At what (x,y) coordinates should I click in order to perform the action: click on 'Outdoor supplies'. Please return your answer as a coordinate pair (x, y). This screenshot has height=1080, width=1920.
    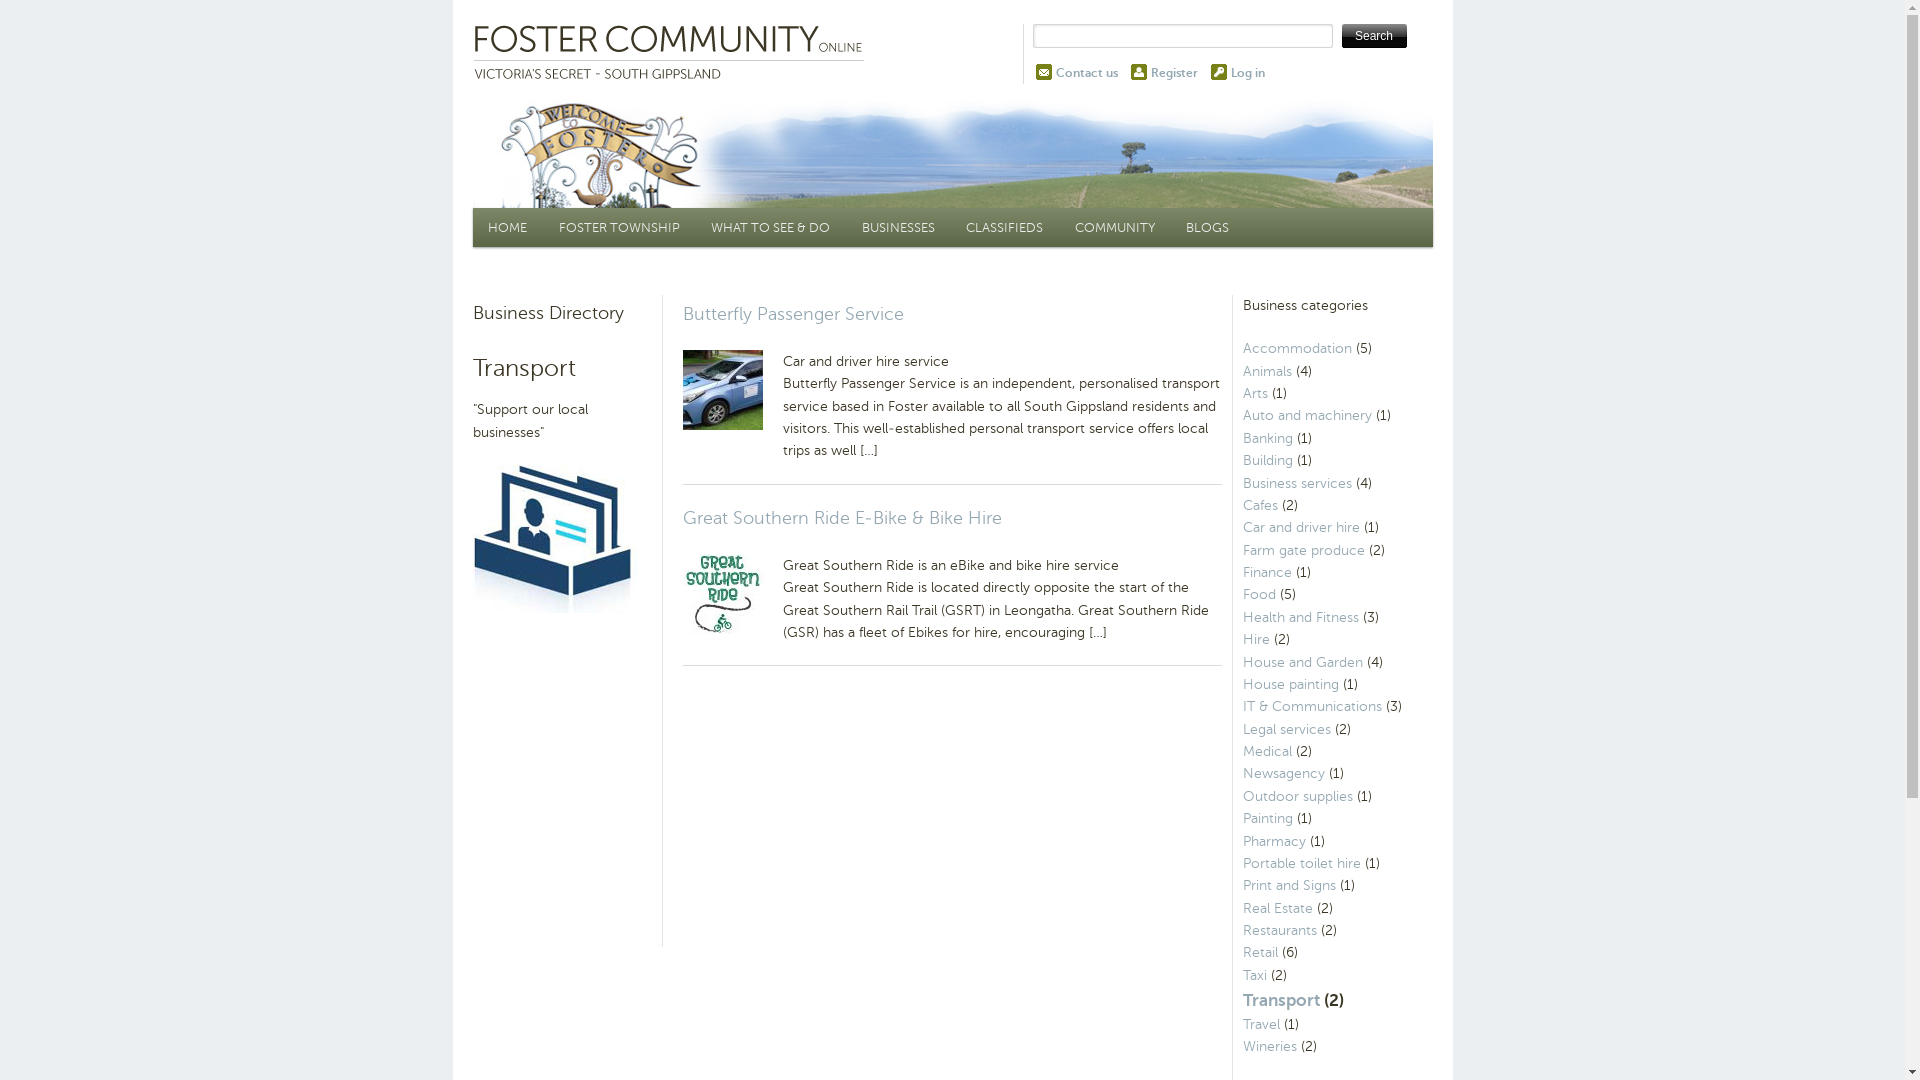
    Looking at the image, I should click on (1296, 795).